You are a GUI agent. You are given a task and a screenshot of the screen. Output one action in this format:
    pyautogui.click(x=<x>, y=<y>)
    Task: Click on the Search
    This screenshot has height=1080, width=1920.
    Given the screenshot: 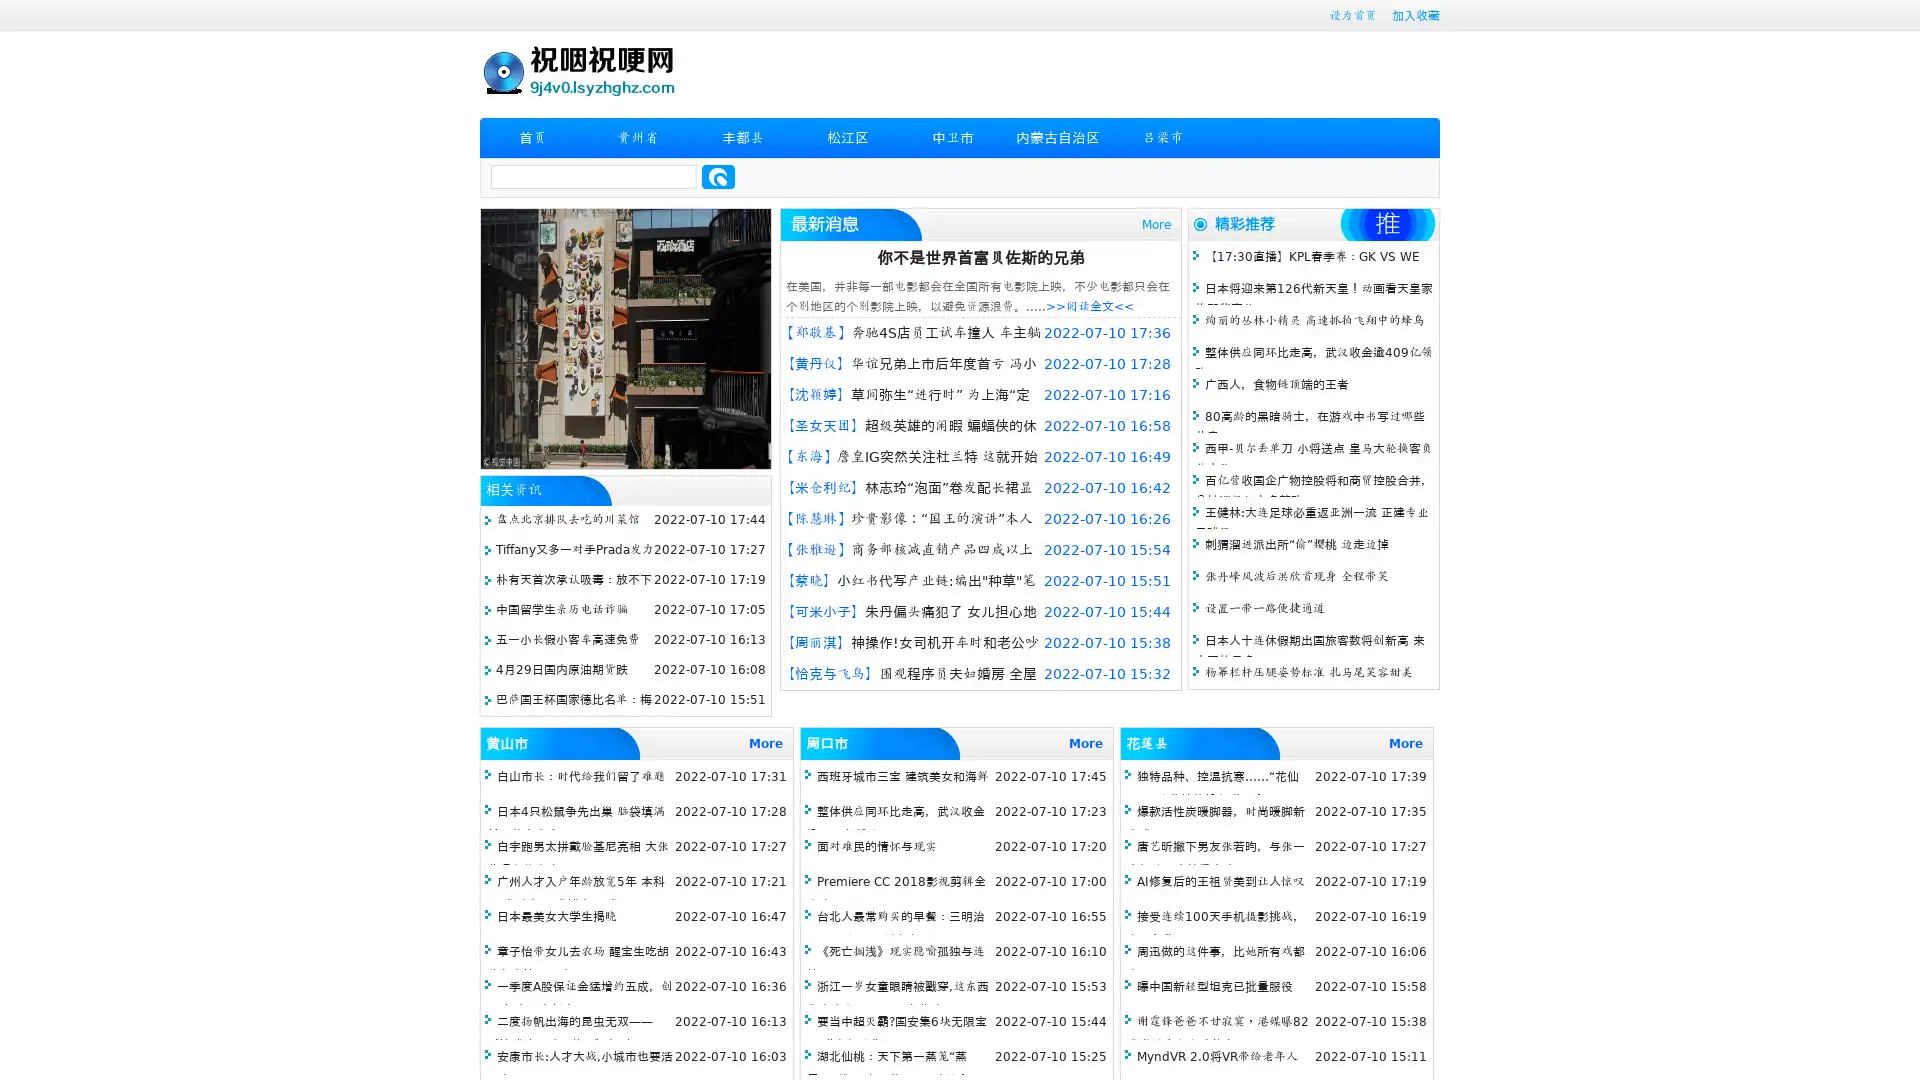 What is the action you would take?
    pyautogui.click(x=718, y=176)
    